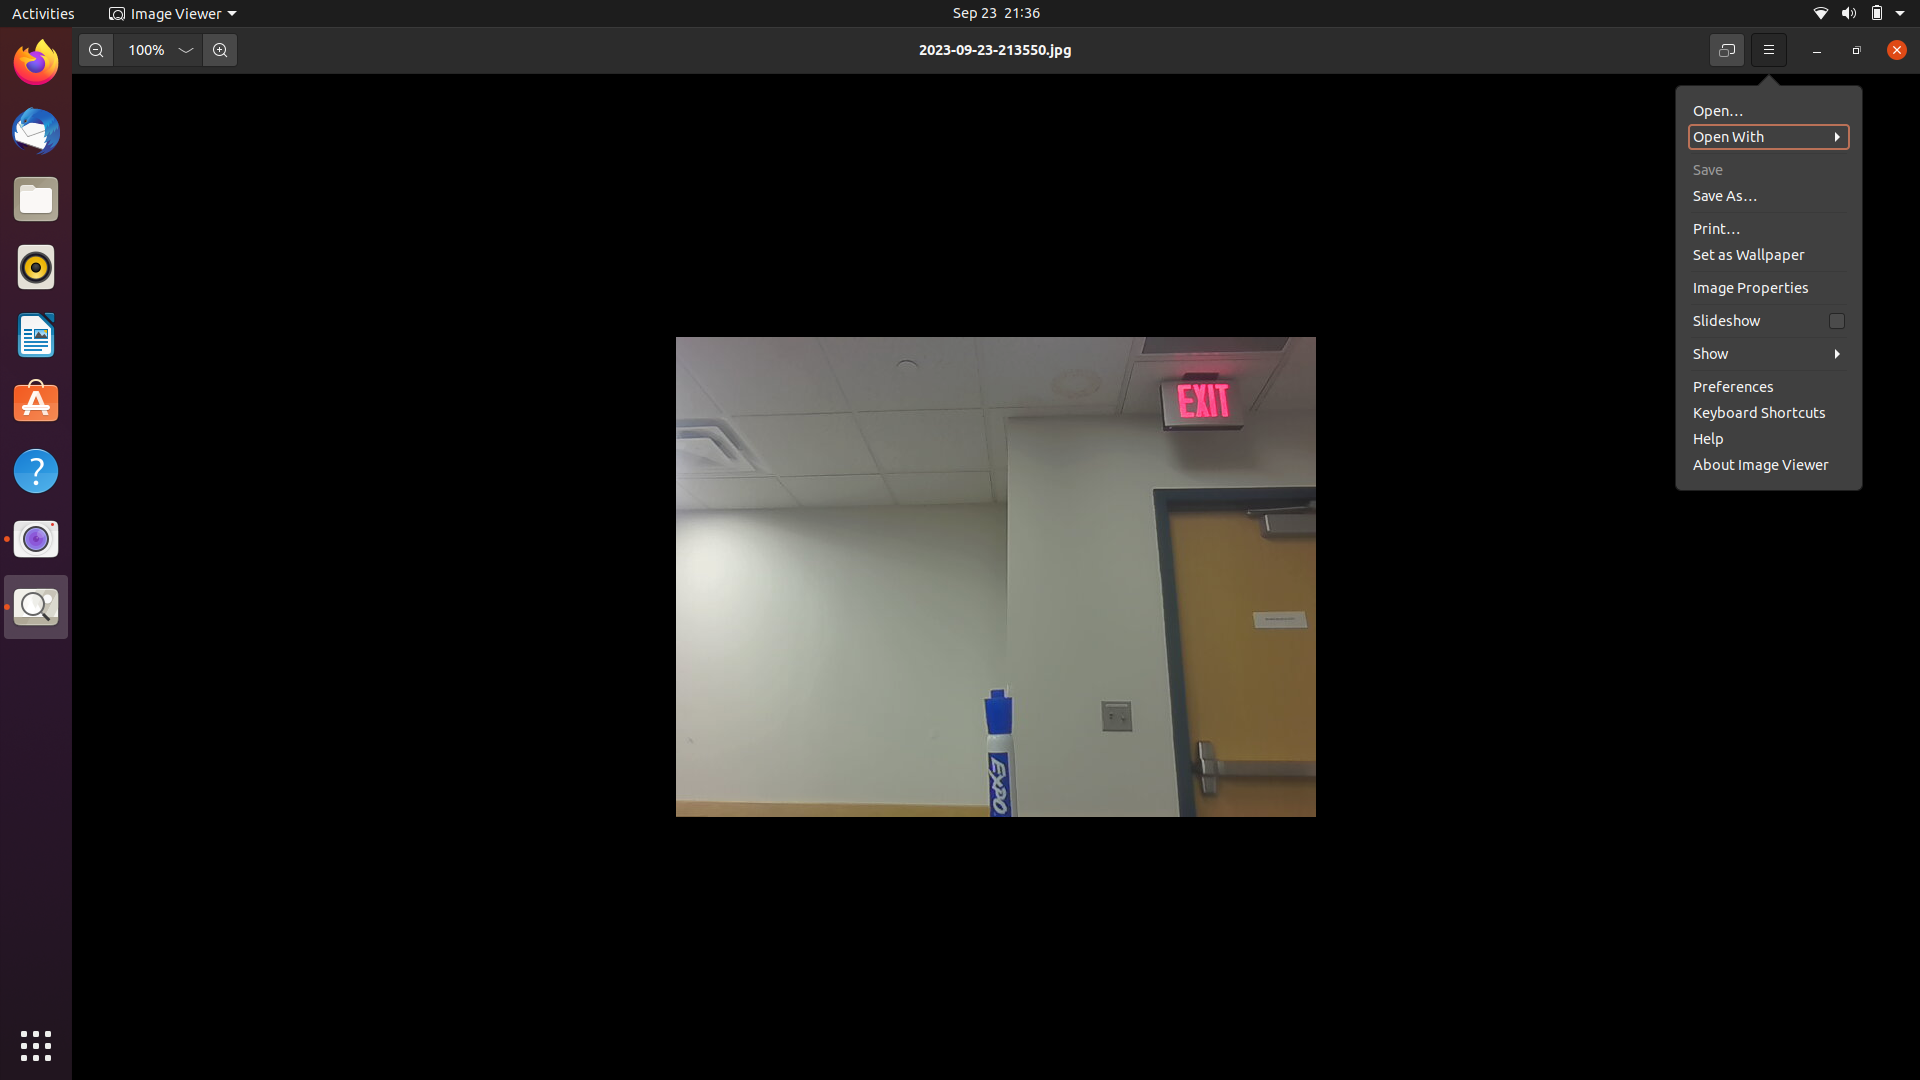  What do you see at coordinates (1761, 462) in the screenshot?
I see `Update the configuration of the image viewer` at bounding box center [1761, 462].